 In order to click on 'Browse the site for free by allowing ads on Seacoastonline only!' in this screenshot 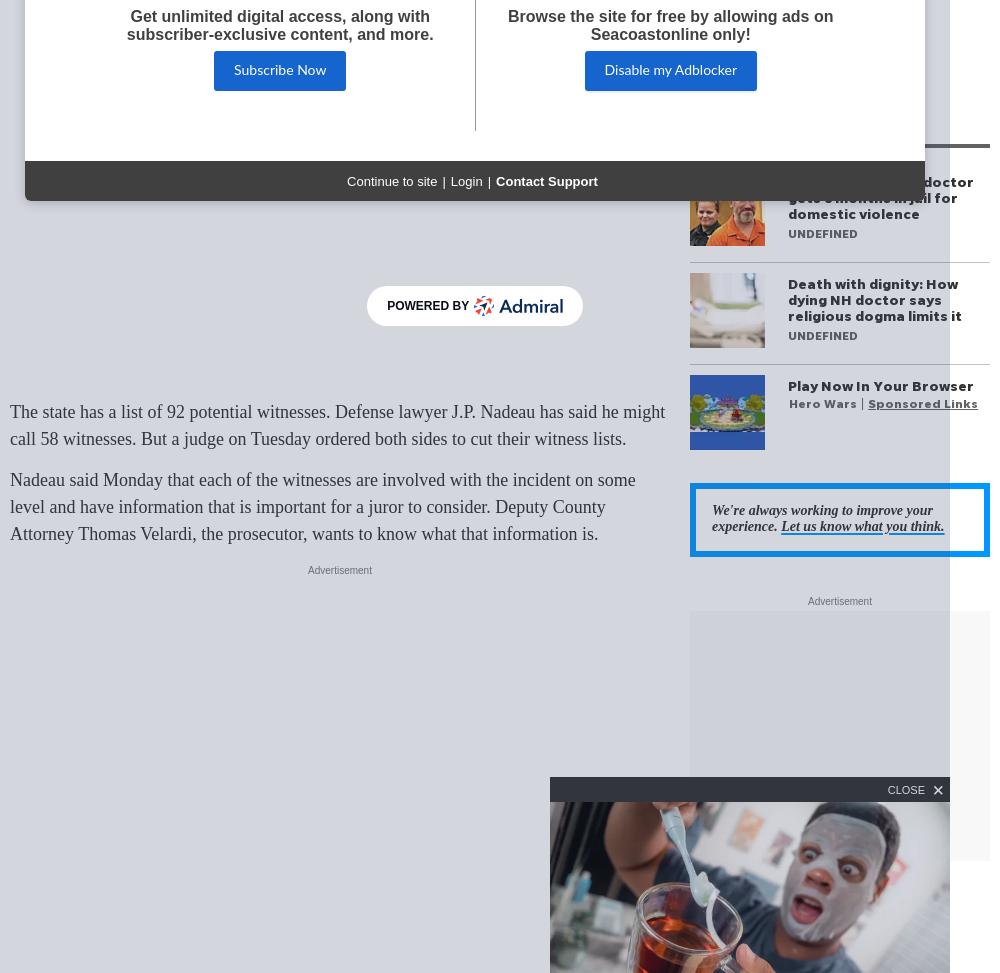, I will do `click(670, 25)`.